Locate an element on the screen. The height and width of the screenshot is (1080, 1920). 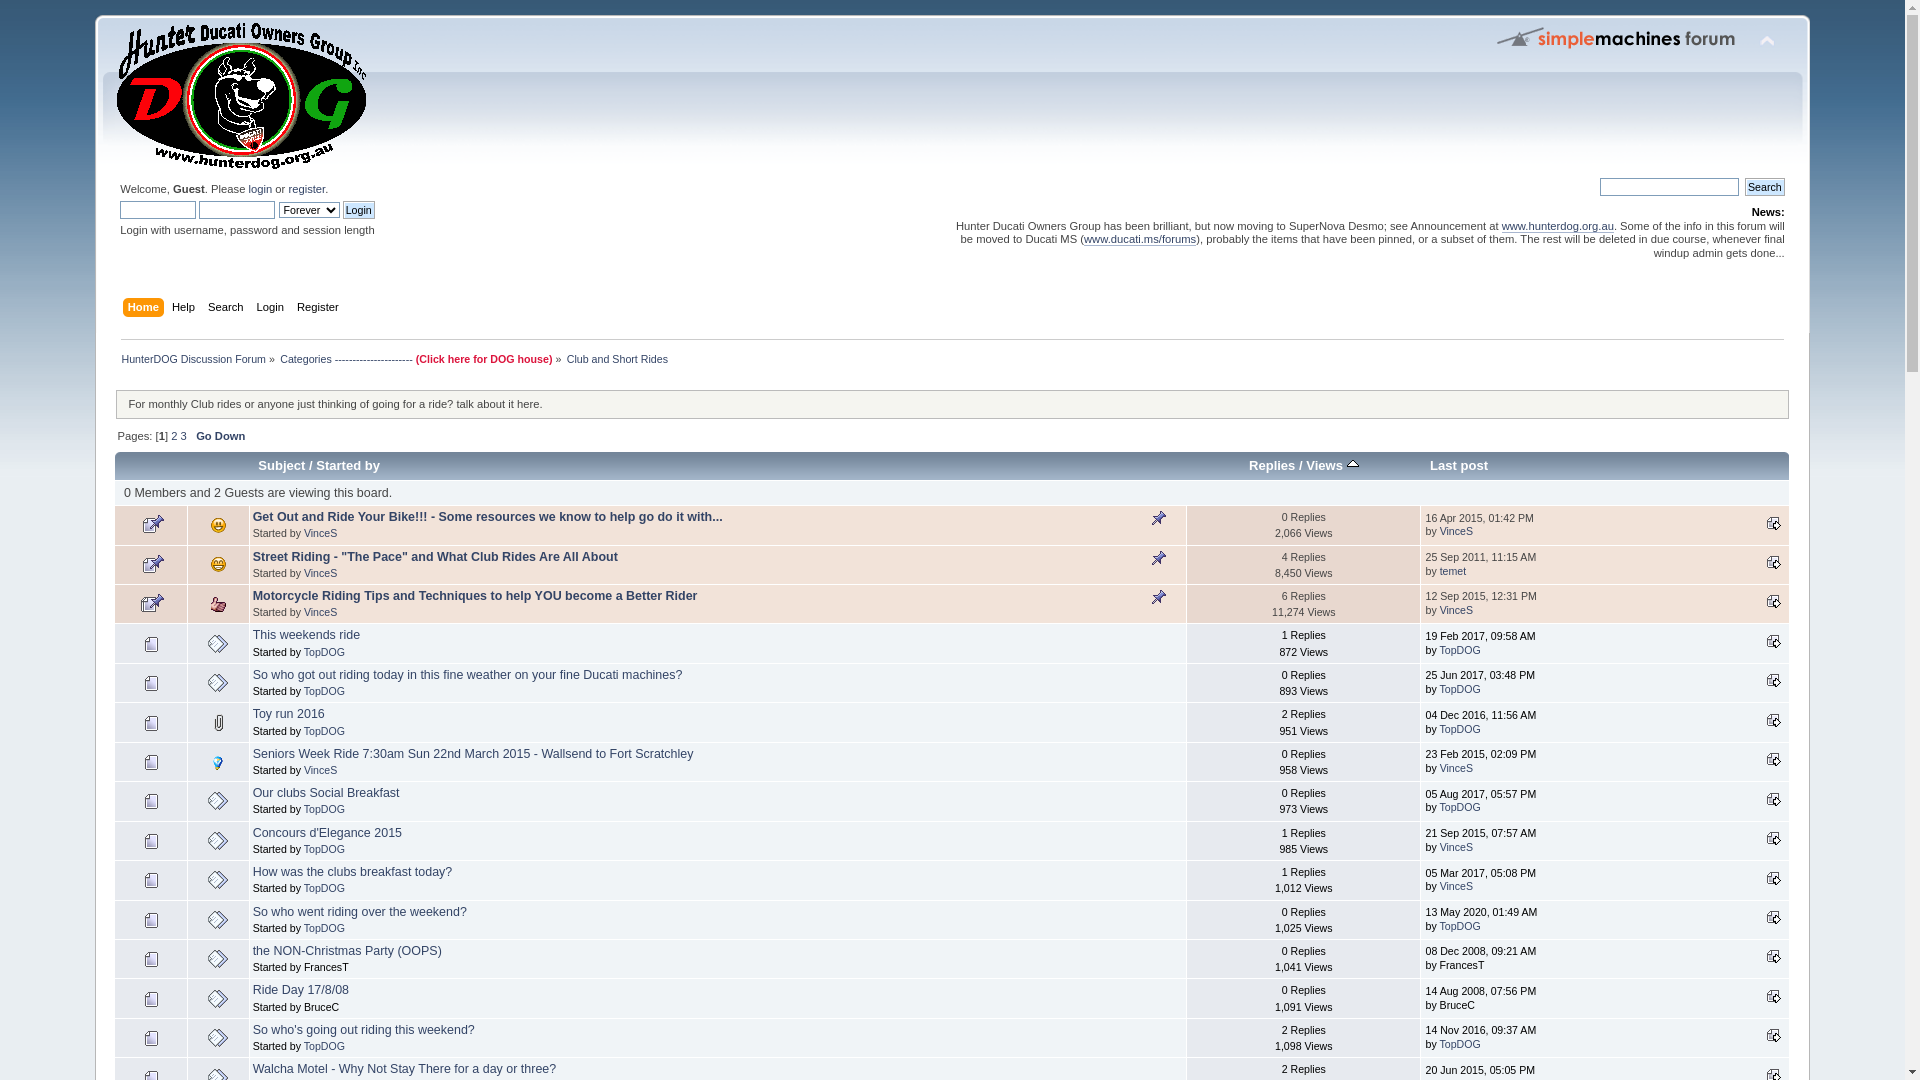
'Club and Short Rides' is located at coordinates (616, 357).